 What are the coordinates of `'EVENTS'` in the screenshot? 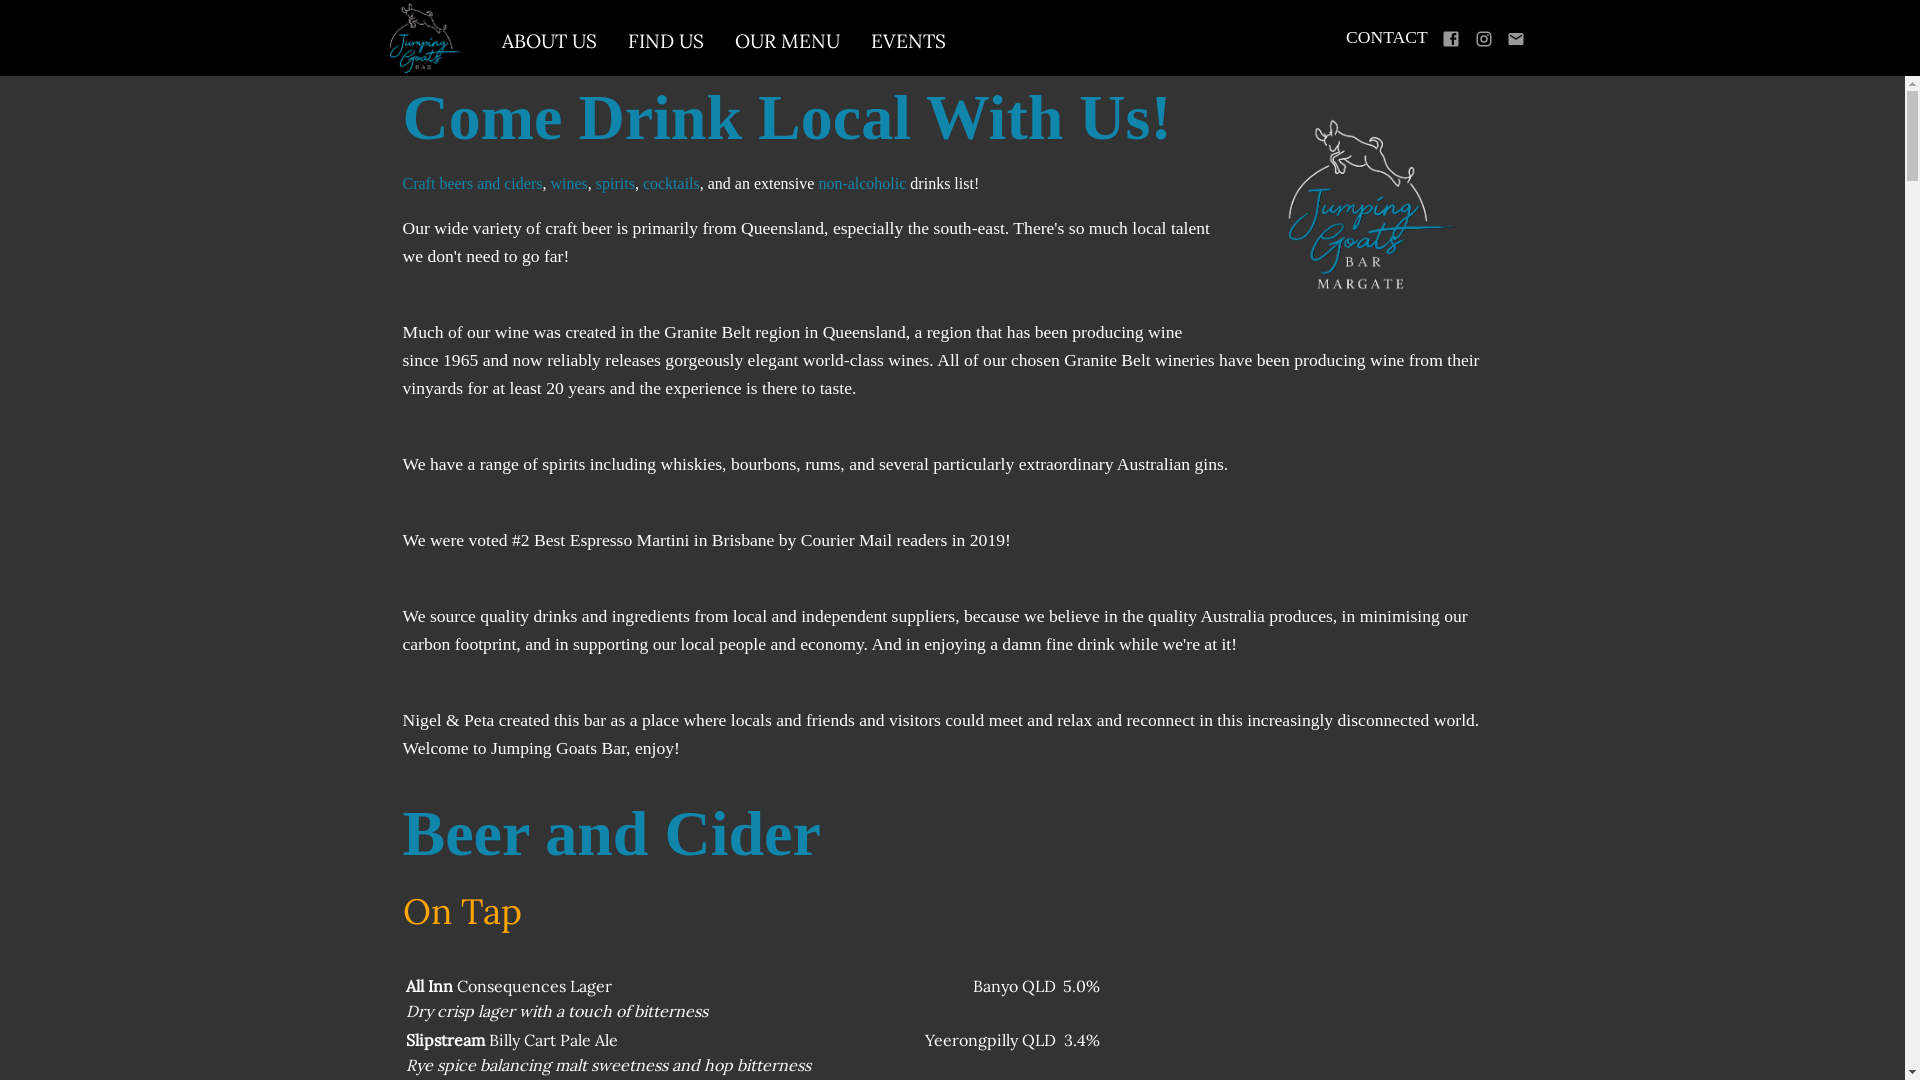 It's located at (907, 41).